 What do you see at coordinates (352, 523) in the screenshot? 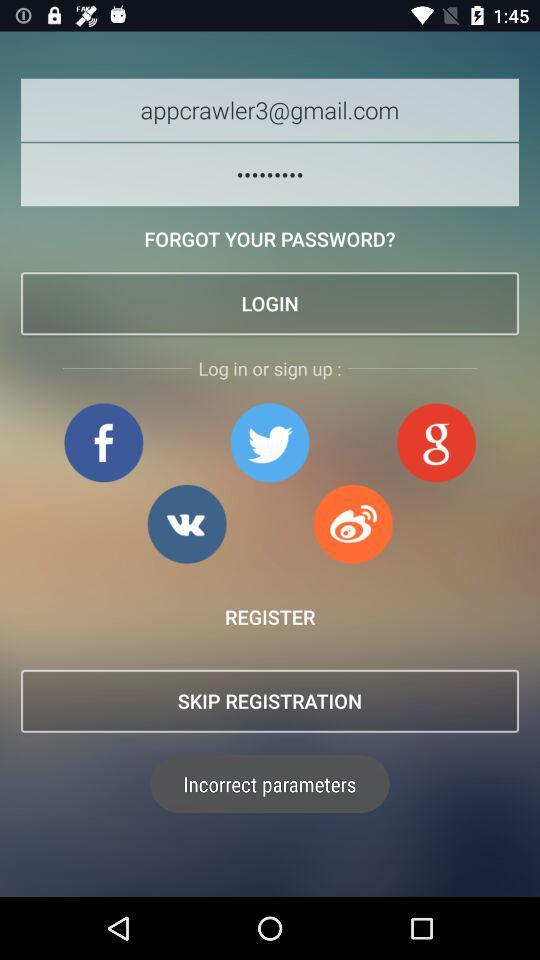
I see `log in to social media` at bounding box center [352, 523].